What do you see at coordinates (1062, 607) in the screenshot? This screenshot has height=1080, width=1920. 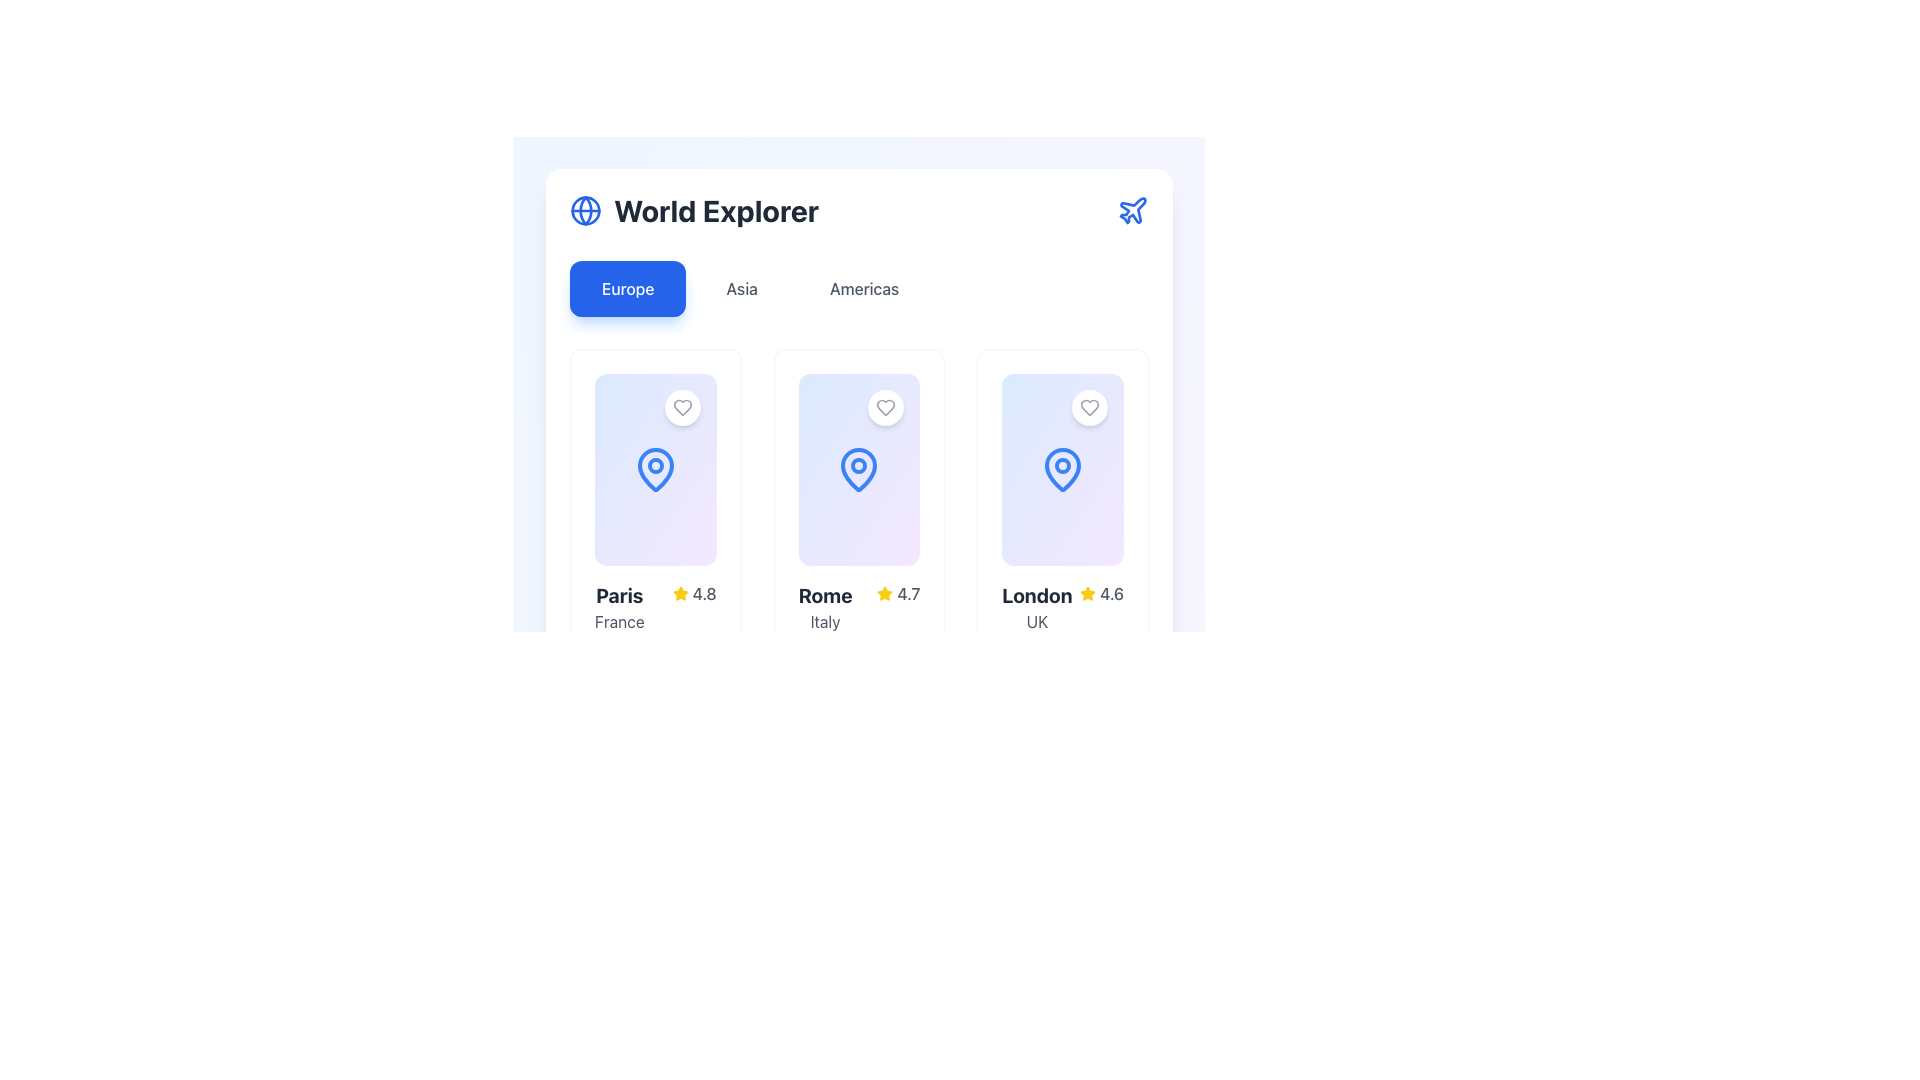 I see `the Label displaying 'London' with a yellow star icon and a rating of '4.6'` at bounding box center [1062, 607].